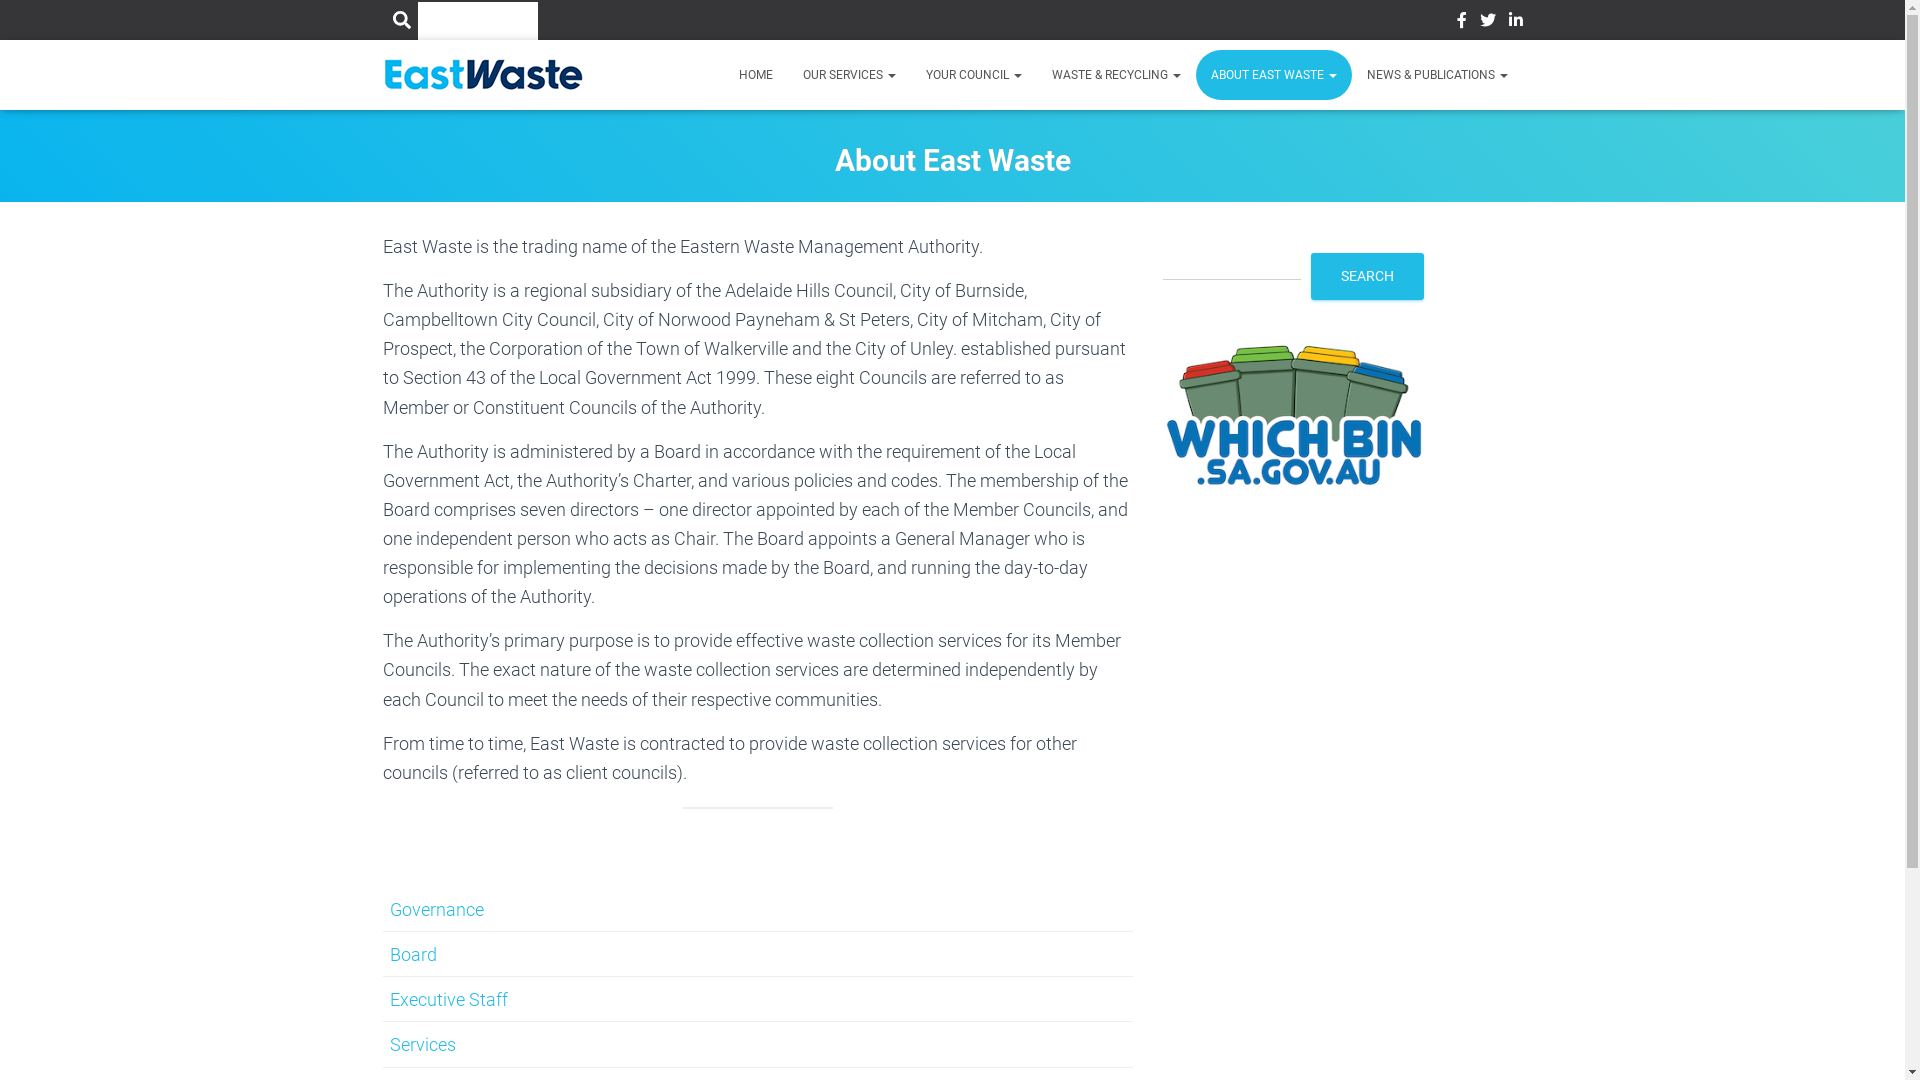 The height and width of the screenshot is (1080, 1920). Describe the element at coordinates (1436, 73) in the screenshot. I see `'NEWS & PUBLICATIONS'` at that location.